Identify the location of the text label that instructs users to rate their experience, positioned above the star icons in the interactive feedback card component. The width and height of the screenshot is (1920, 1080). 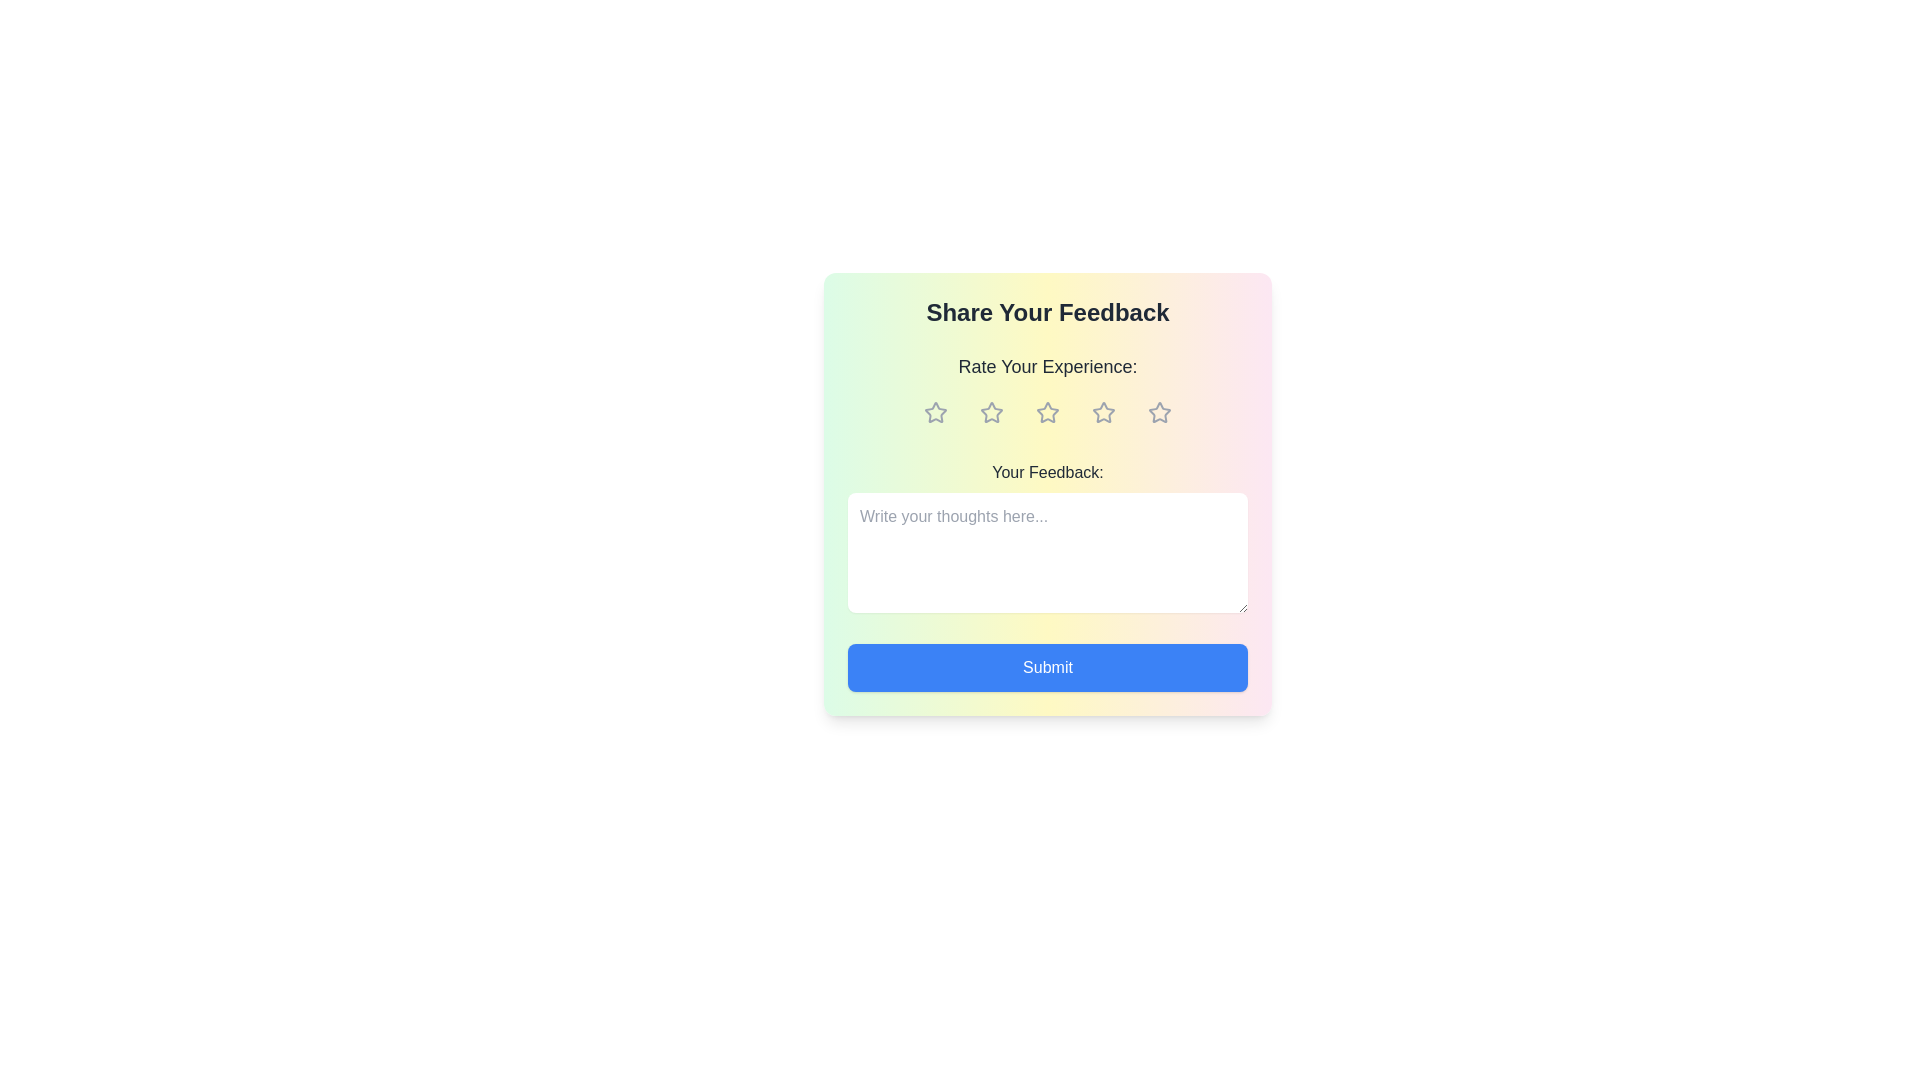
(1046, 366).